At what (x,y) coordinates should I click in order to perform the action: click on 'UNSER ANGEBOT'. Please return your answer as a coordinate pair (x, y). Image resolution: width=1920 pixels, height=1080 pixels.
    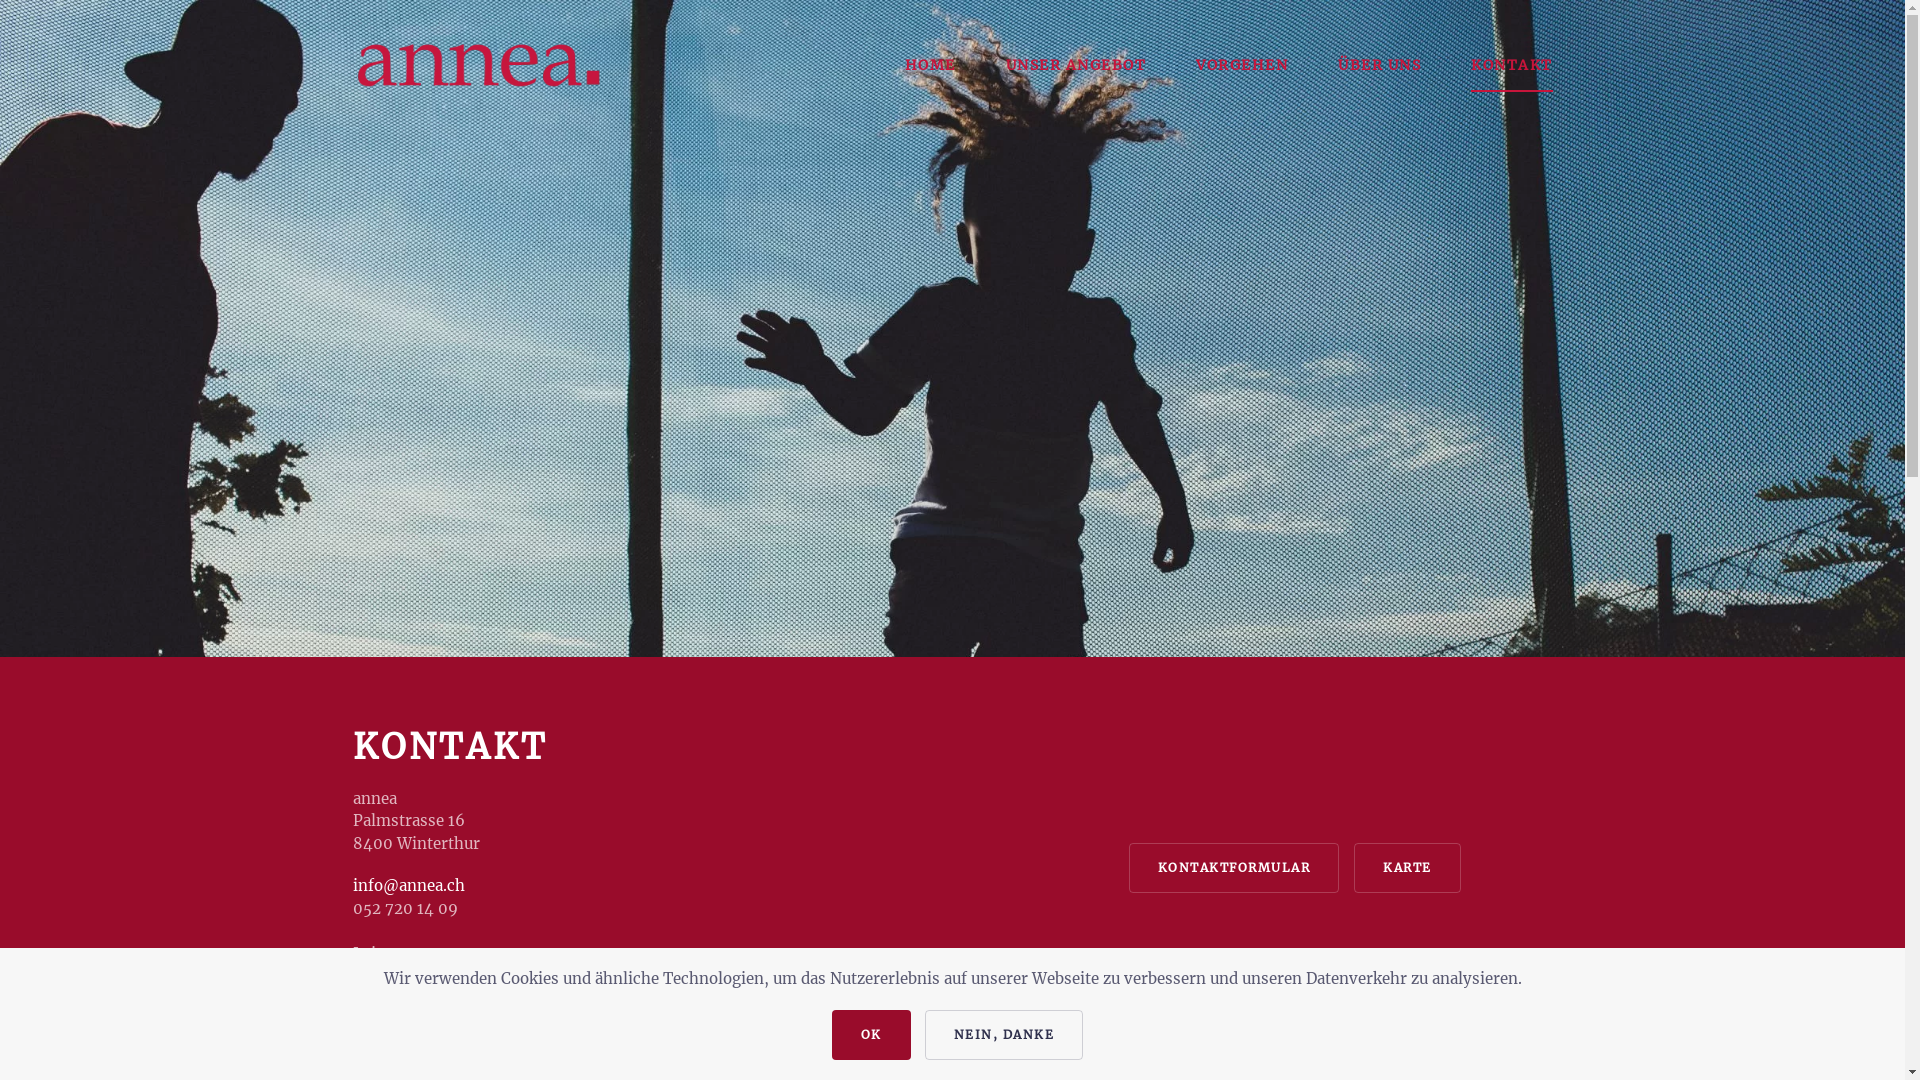
    Looking at the image, I should click on (1075, 64).